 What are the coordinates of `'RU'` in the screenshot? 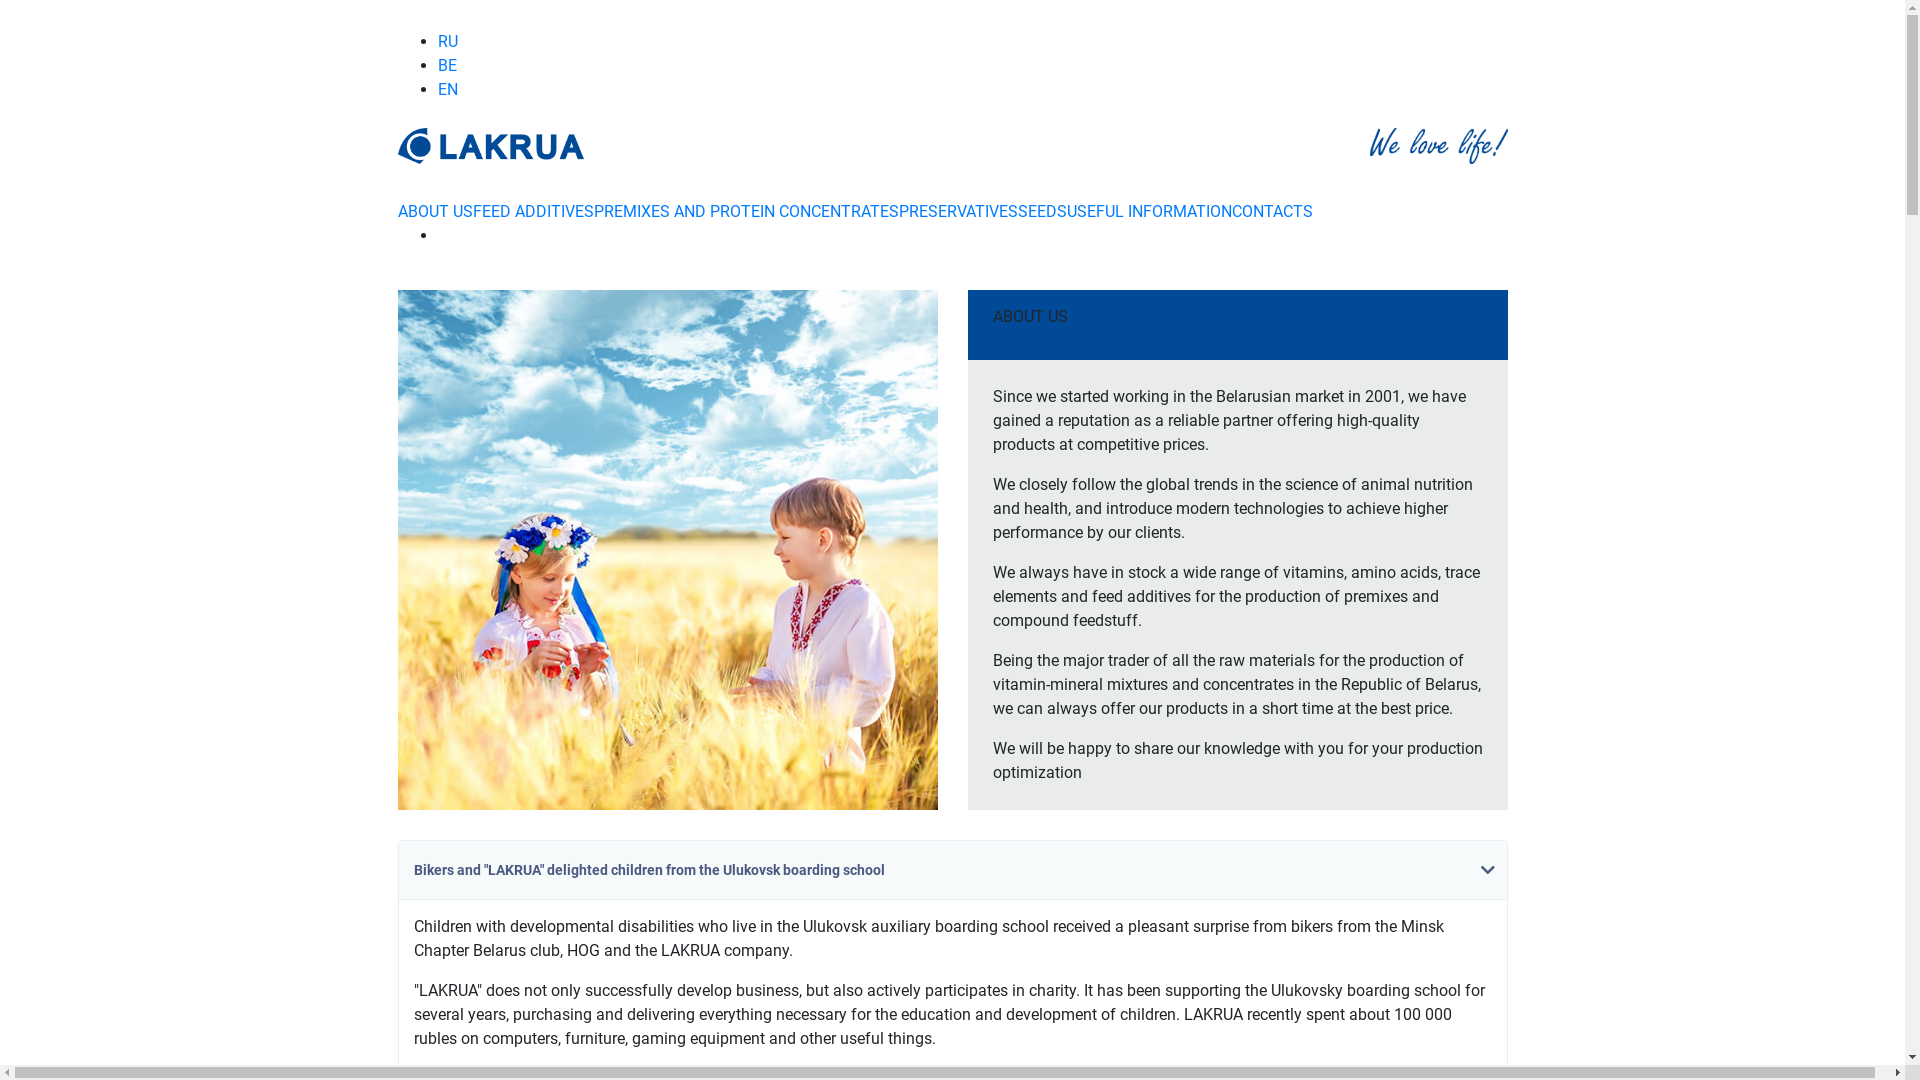 It's located at (446, 41).